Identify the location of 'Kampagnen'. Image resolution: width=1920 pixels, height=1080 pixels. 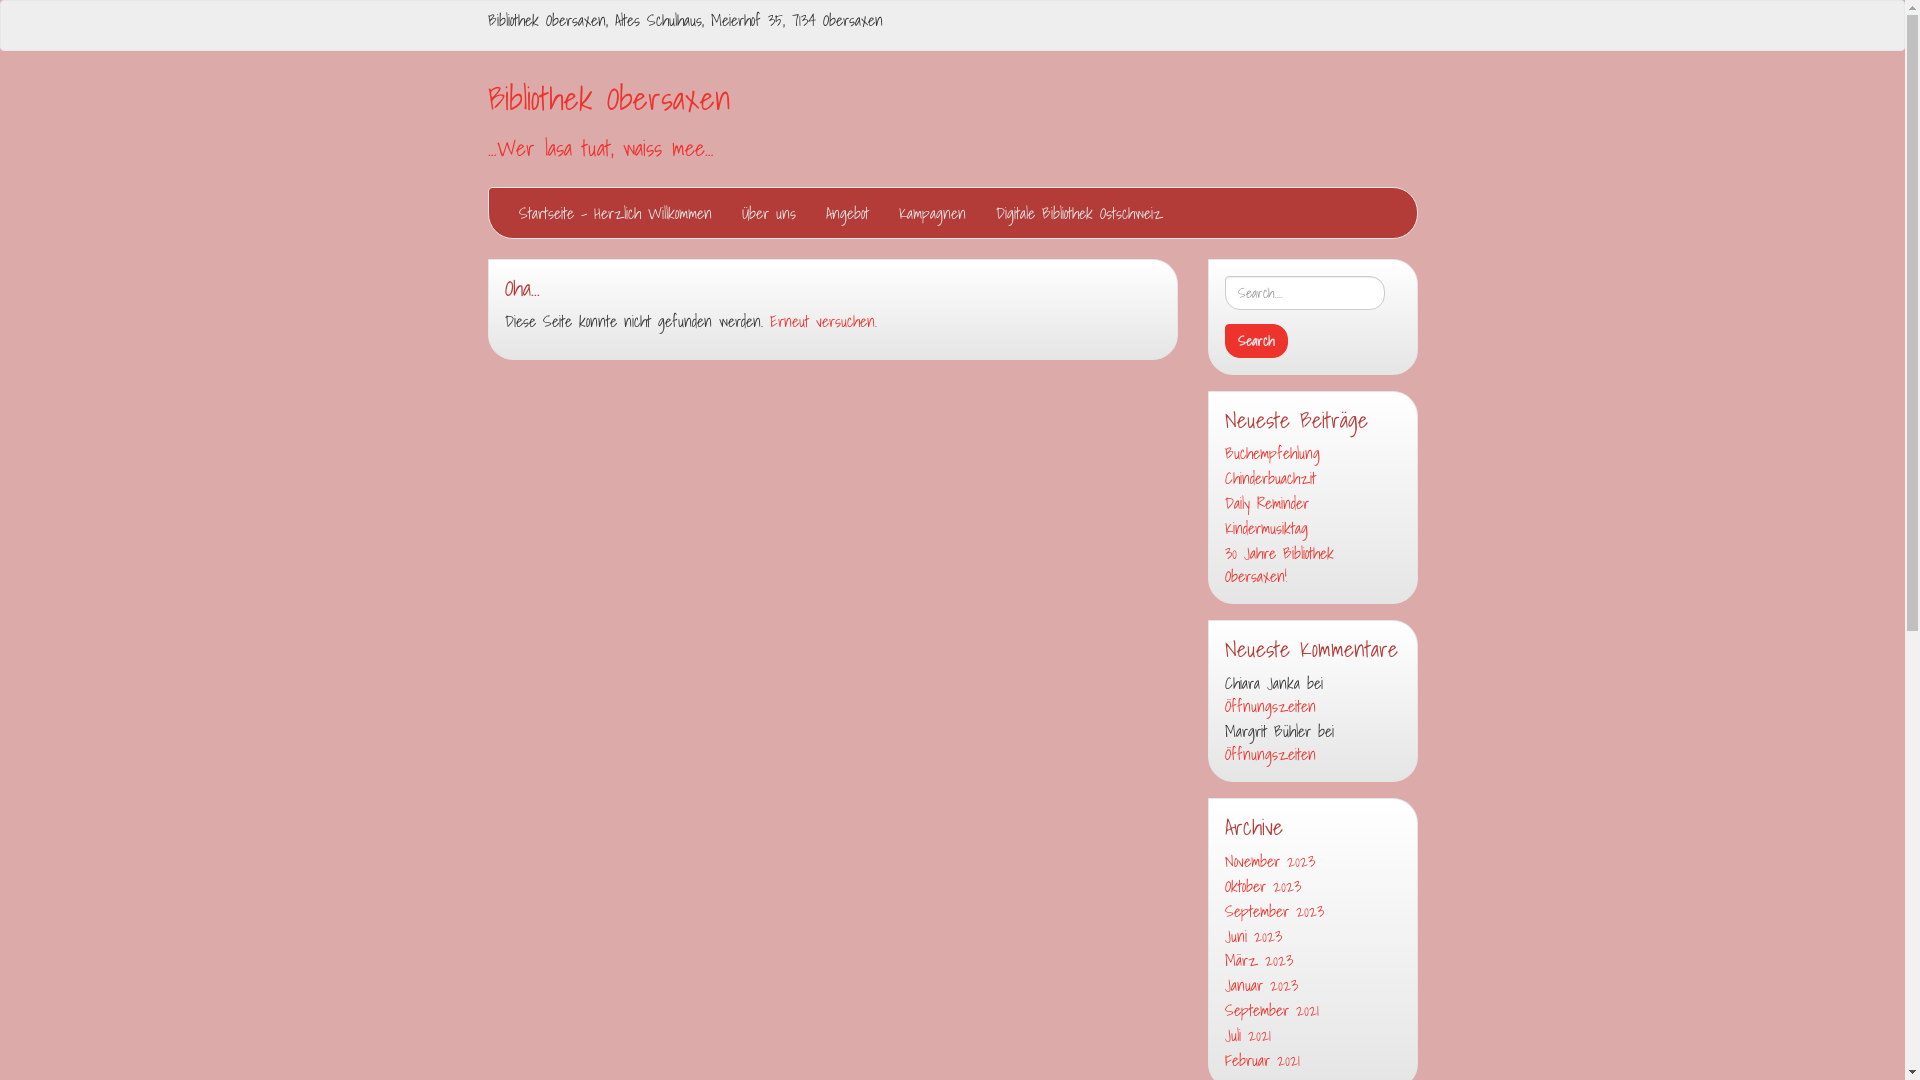
(931, 212).